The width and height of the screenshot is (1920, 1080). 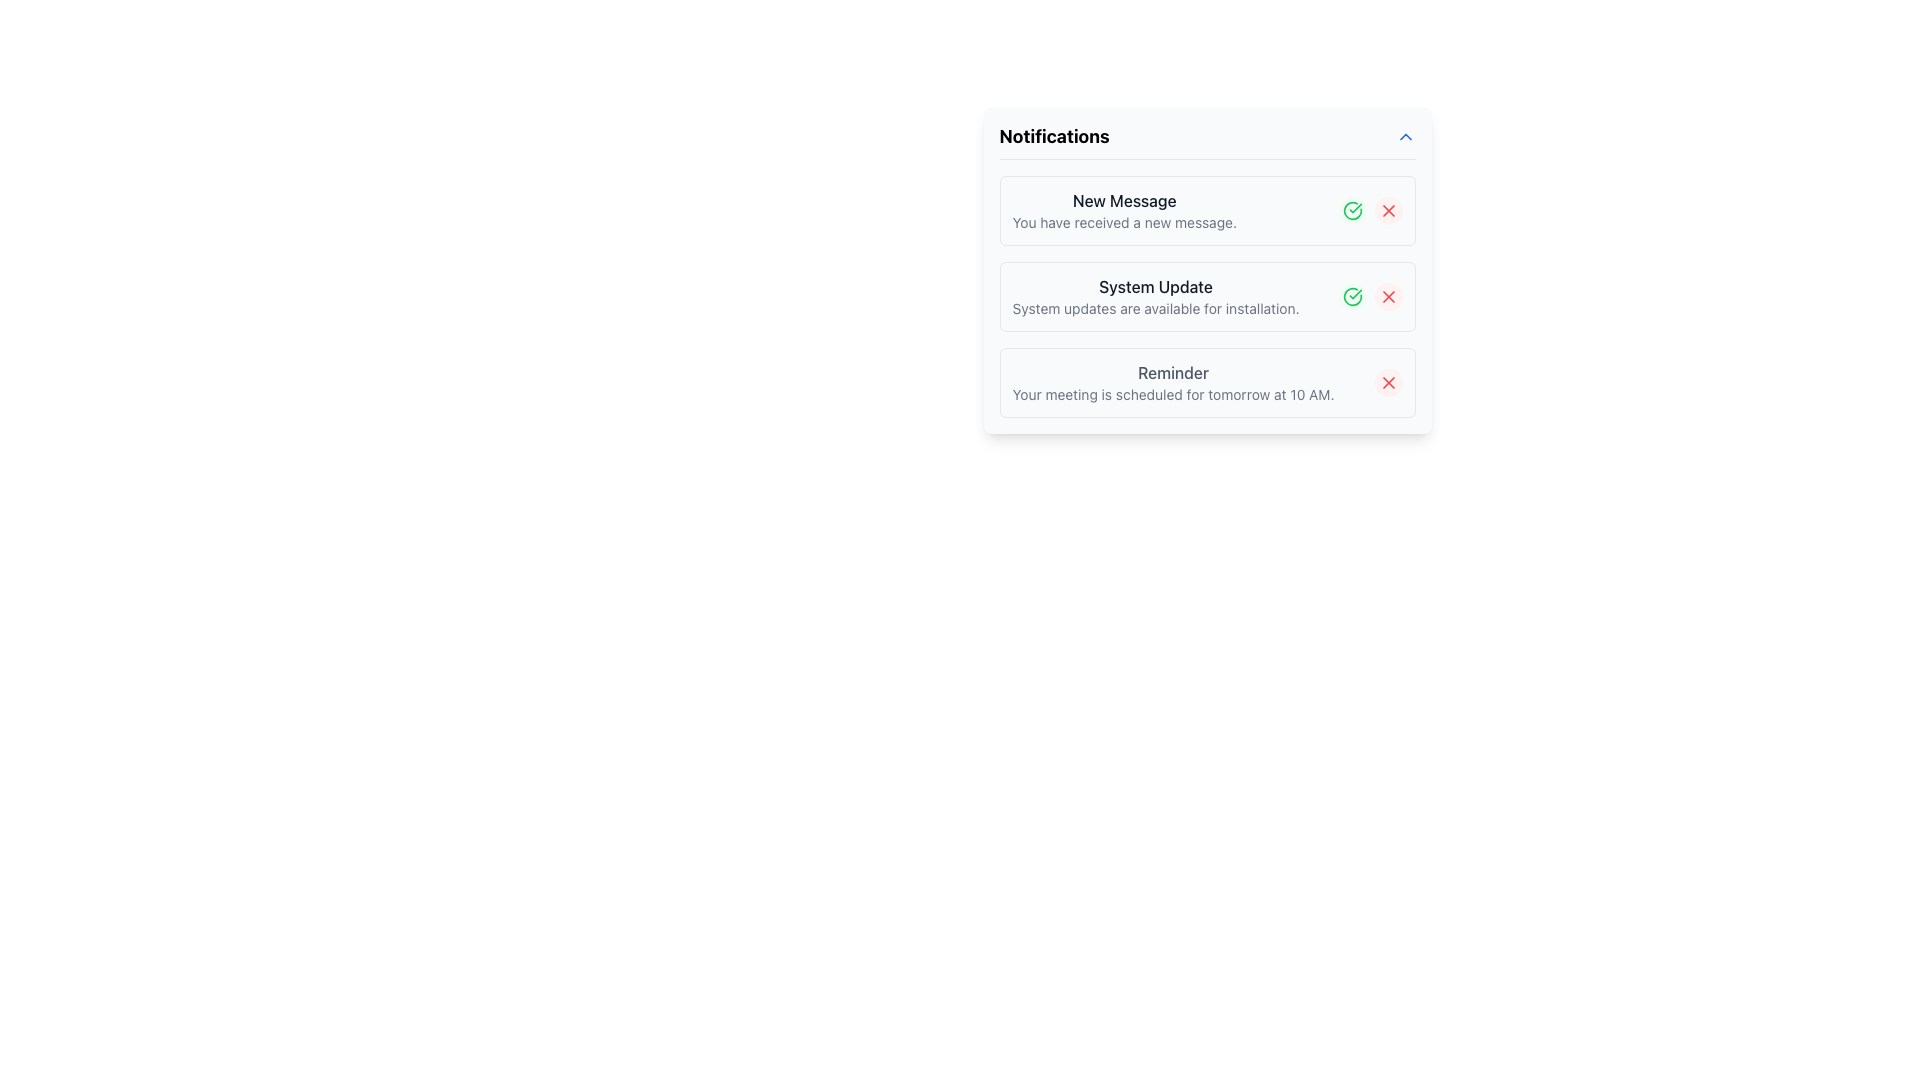 I want to click on the group of interactive buttons containing a green checkmark and a red 'X' symbol in the upper-right corner of the 'System Update' notification card, so click(x=1369, y=297).